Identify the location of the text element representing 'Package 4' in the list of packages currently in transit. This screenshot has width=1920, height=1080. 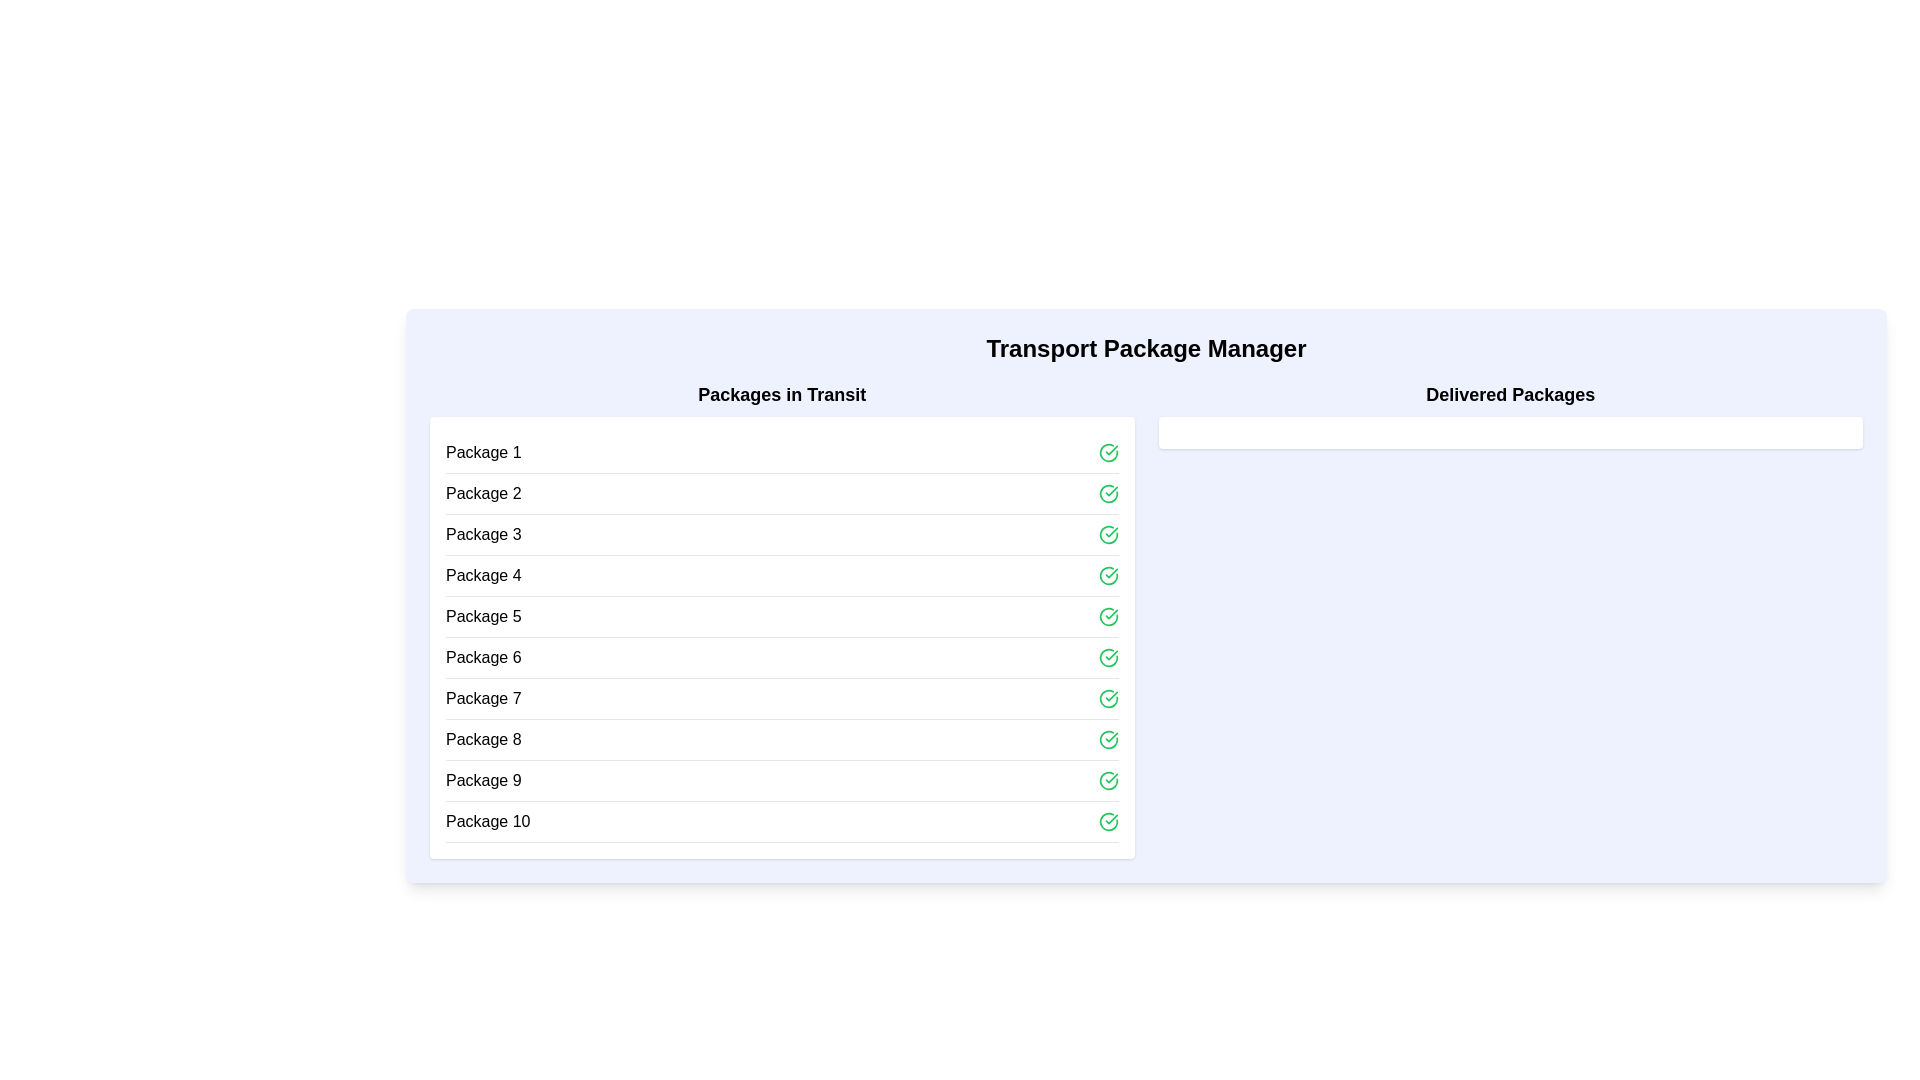
(483, 575).